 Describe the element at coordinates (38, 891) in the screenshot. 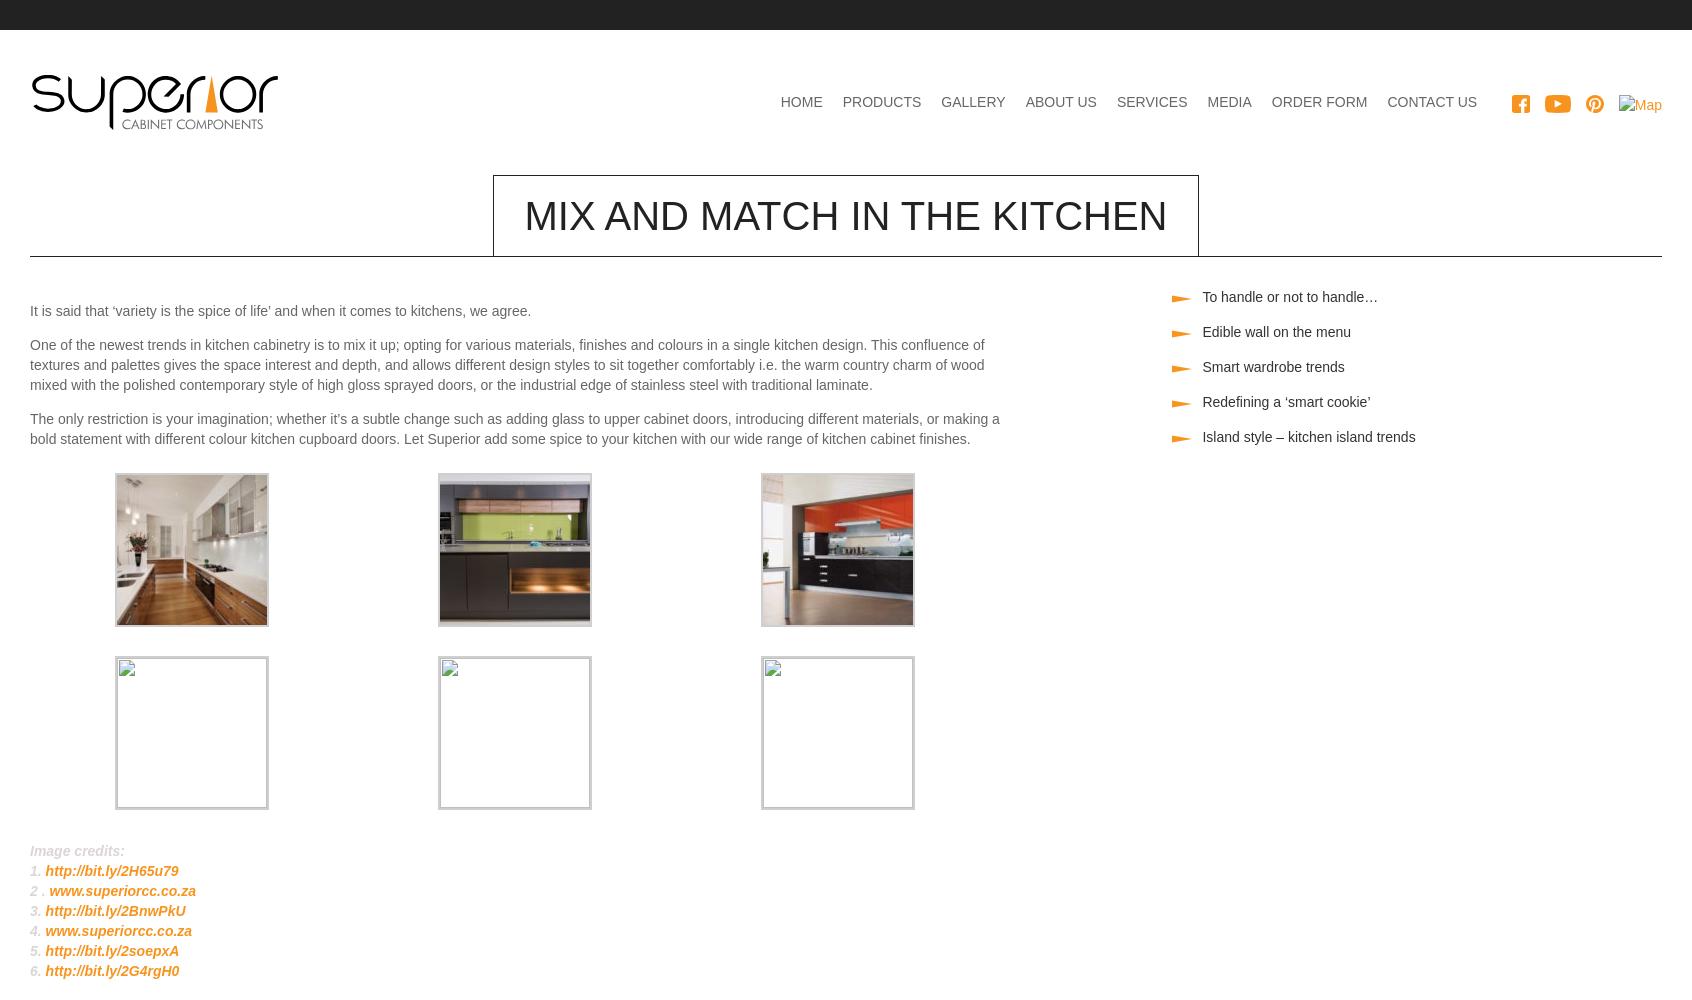

I see `'2 .'` at that location.